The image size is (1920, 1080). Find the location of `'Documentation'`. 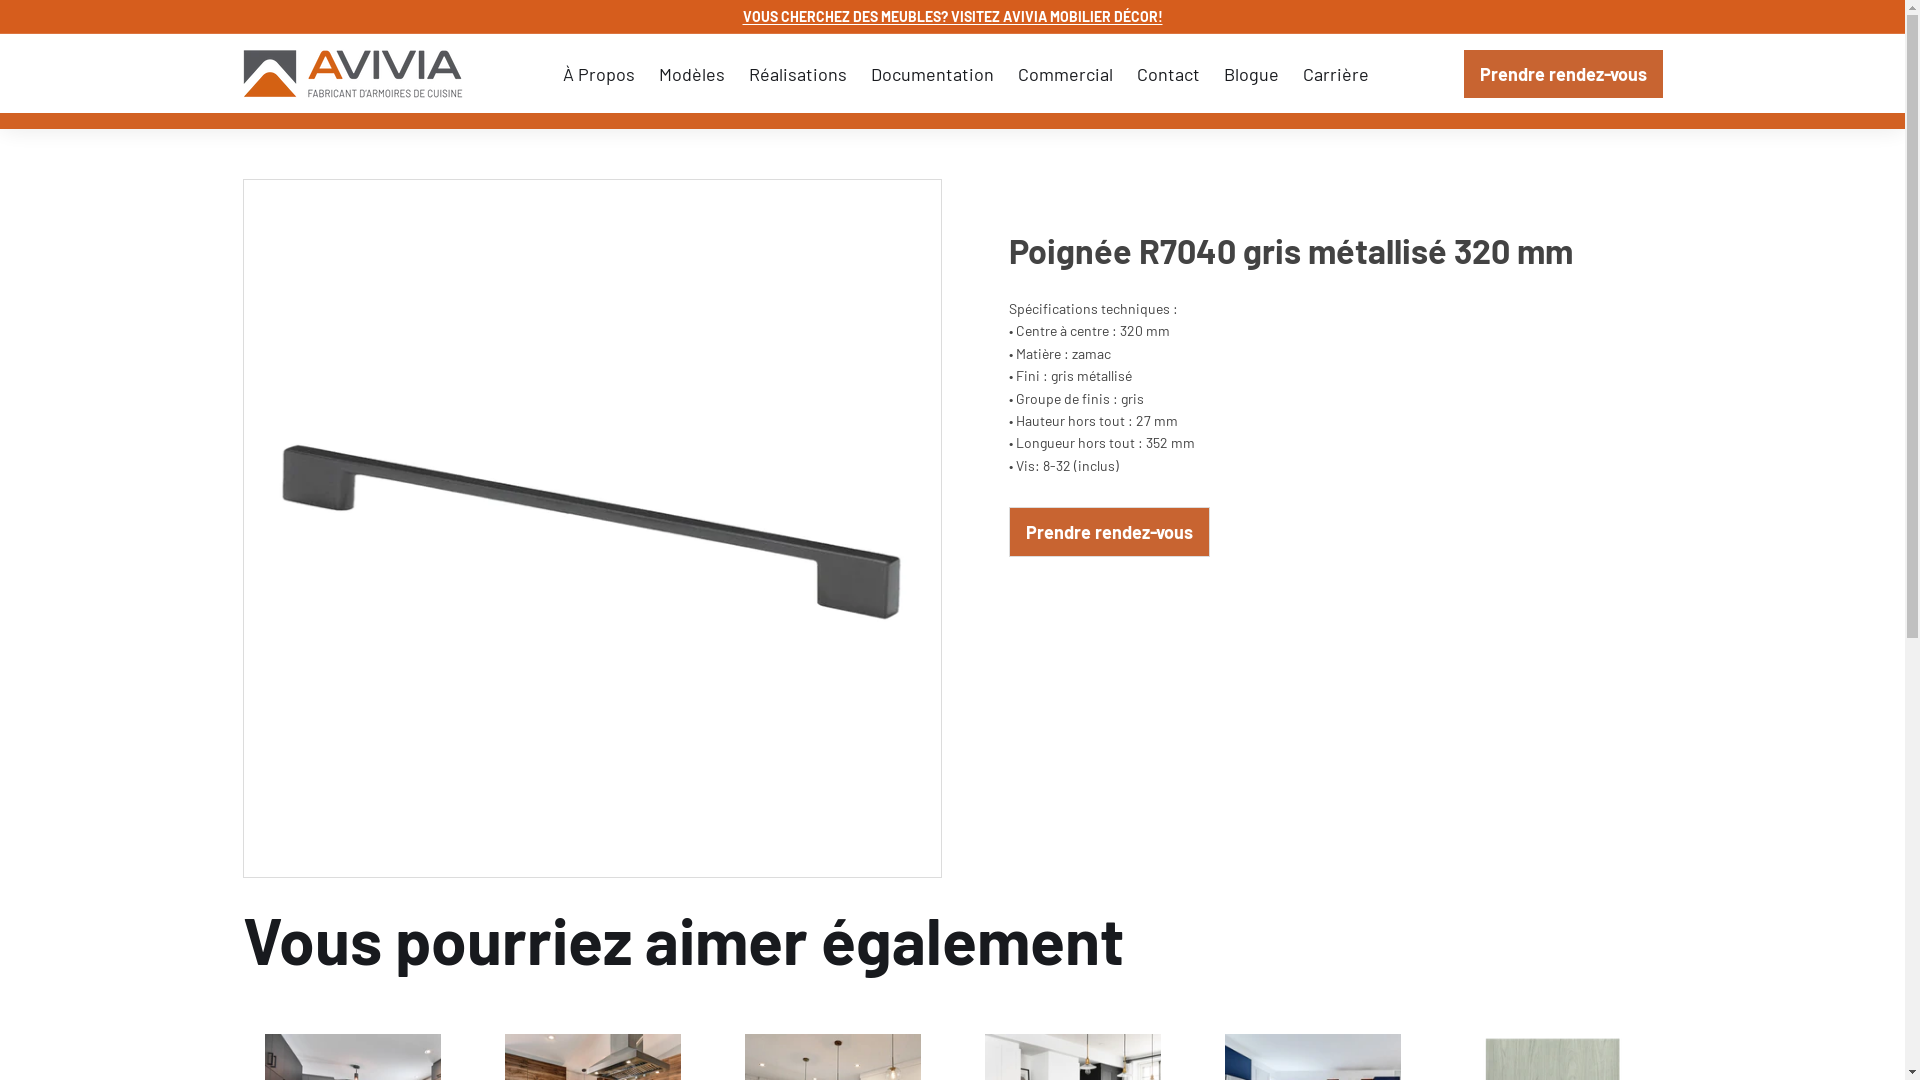

'Documentation' is located at coordinates (931, 72).